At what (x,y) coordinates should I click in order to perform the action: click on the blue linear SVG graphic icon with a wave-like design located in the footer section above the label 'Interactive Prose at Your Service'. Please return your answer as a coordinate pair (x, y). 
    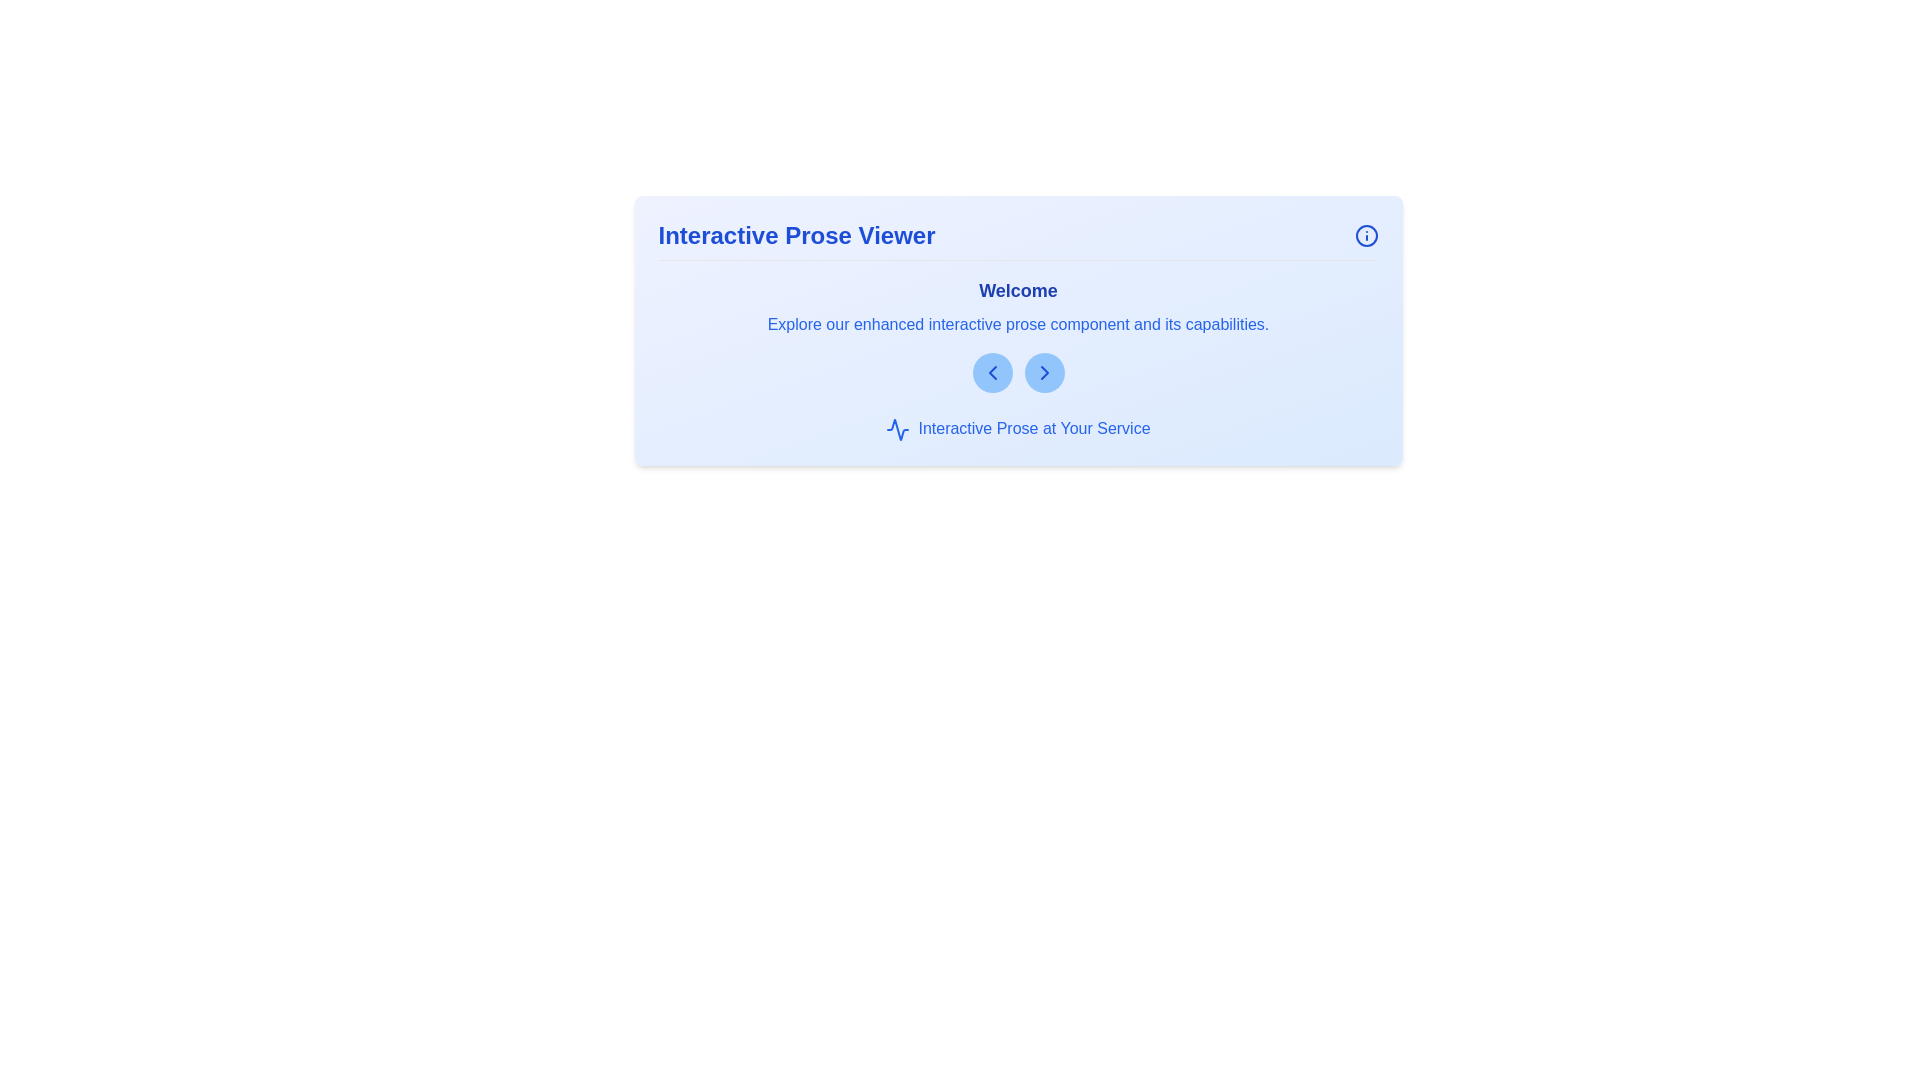
    Looking at the image, I should click on (897, 428).